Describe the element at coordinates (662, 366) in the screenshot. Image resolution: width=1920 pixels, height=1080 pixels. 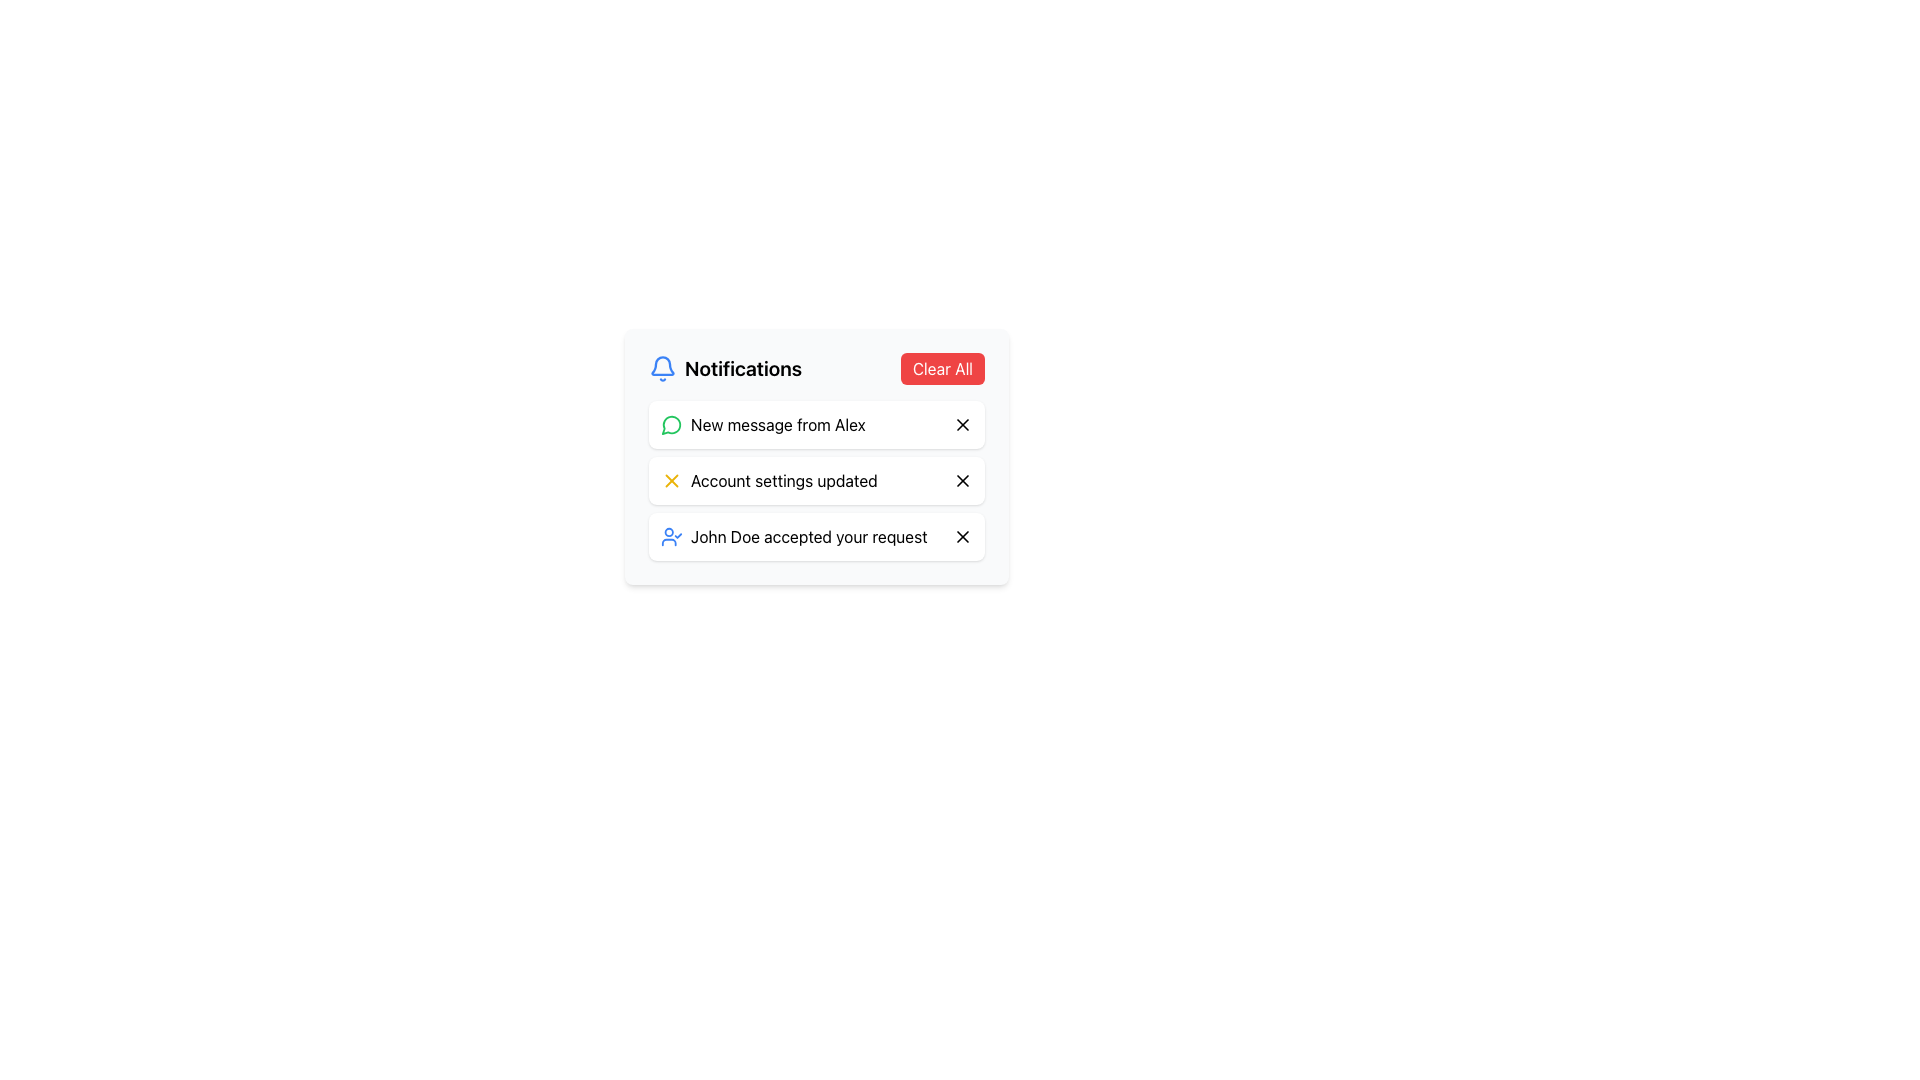
I see `the primary bell body of the notification icon located at the top-left corner of the notification panel adjacent to the 'Notifications' title` at that location.